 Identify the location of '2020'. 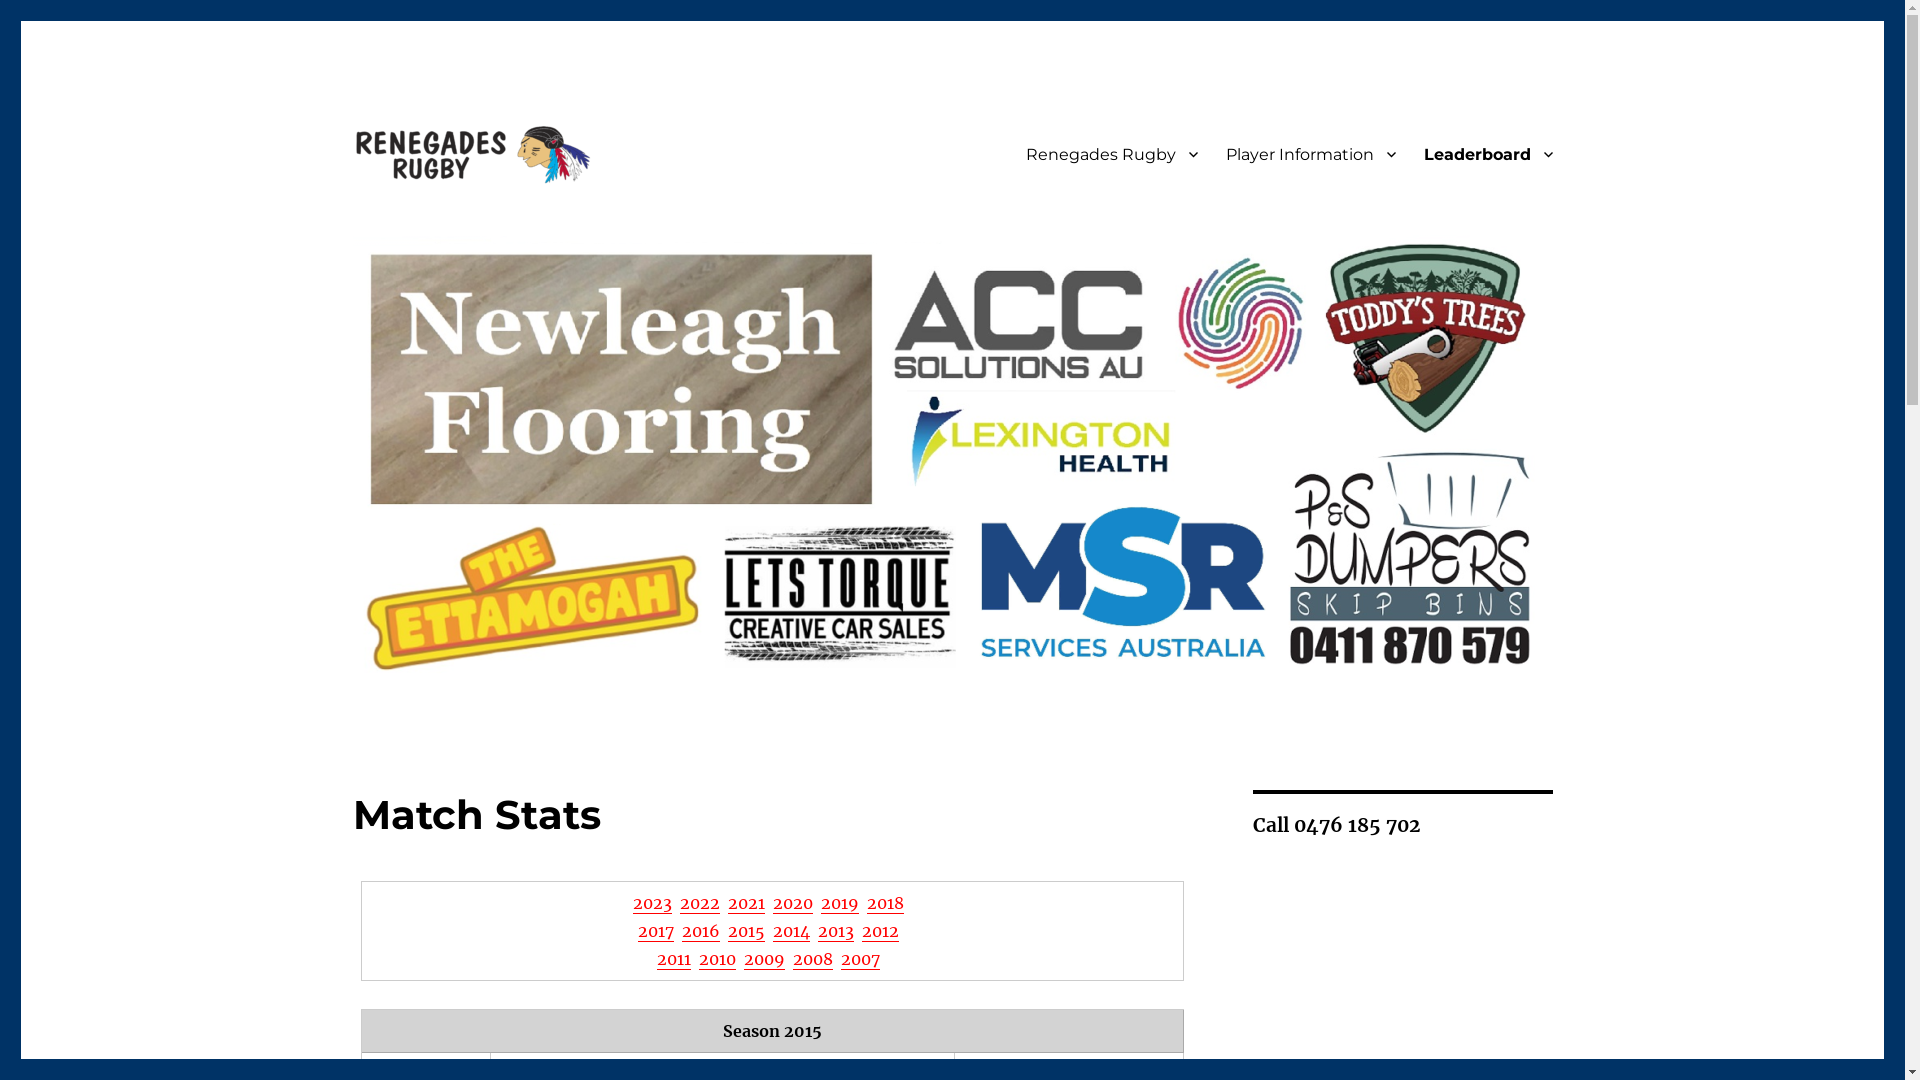
(791, 902).